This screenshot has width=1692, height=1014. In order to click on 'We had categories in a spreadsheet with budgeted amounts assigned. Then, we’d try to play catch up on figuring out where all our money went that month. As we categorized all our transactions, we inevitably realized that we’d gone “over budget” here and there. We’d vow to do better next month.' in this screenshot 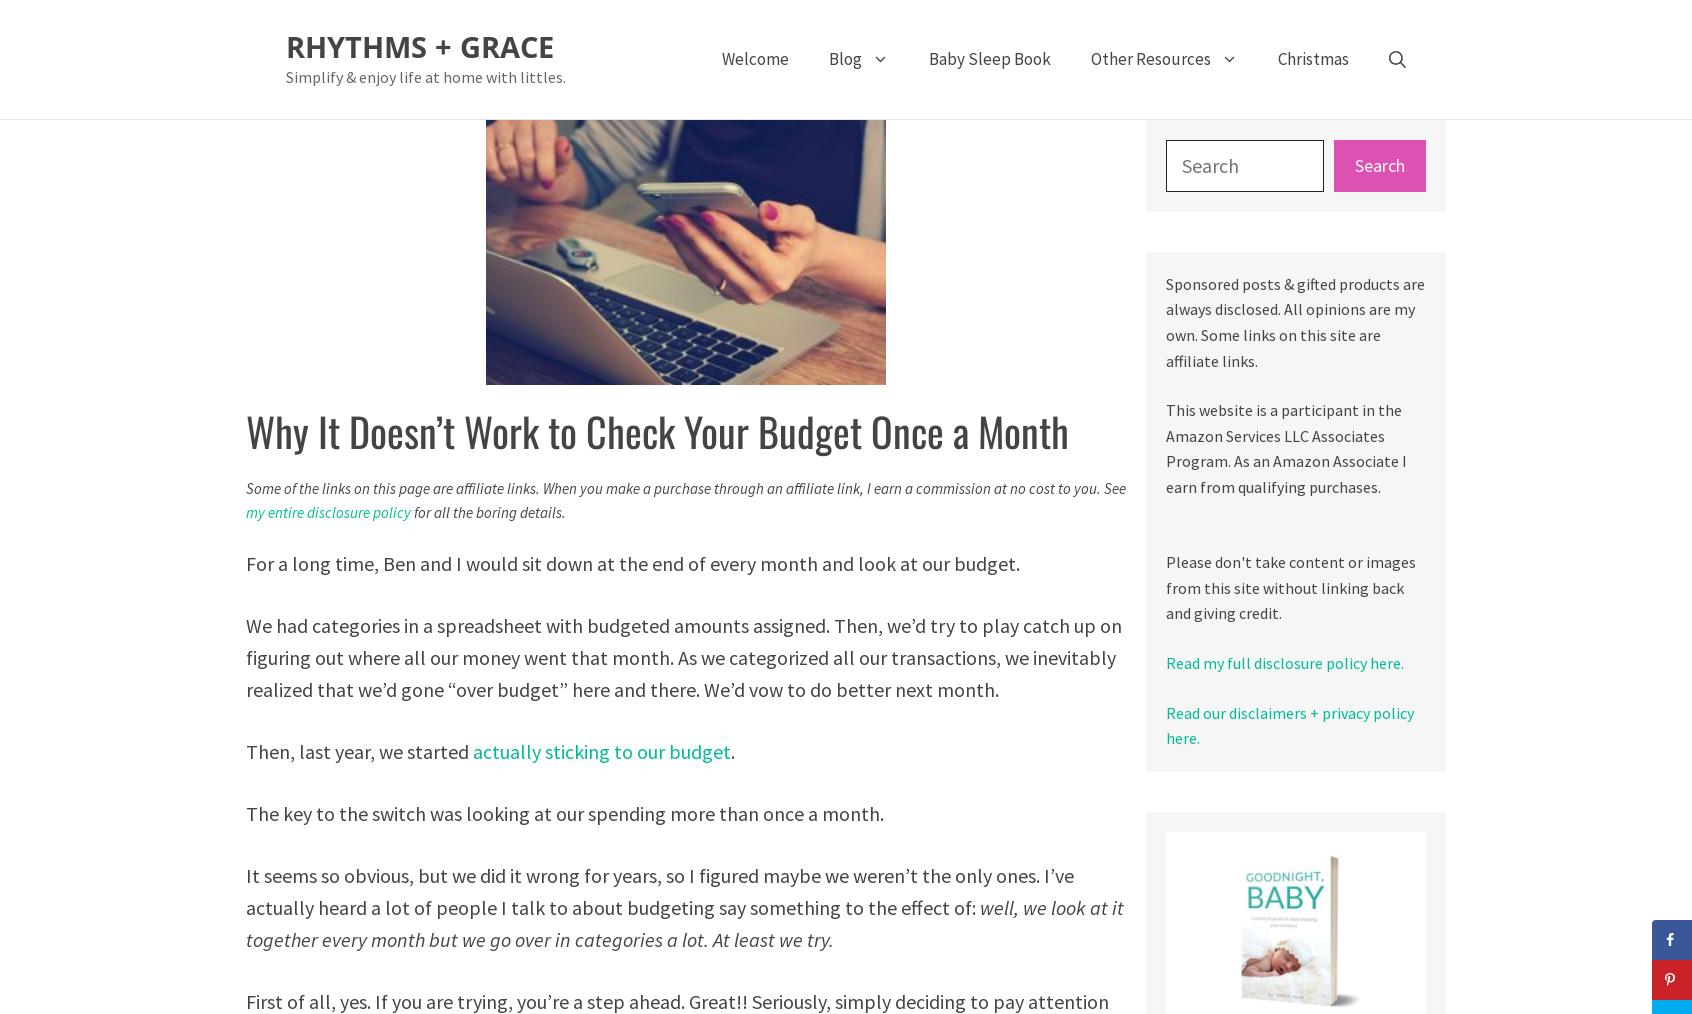, I will do `click(684, 656)`.